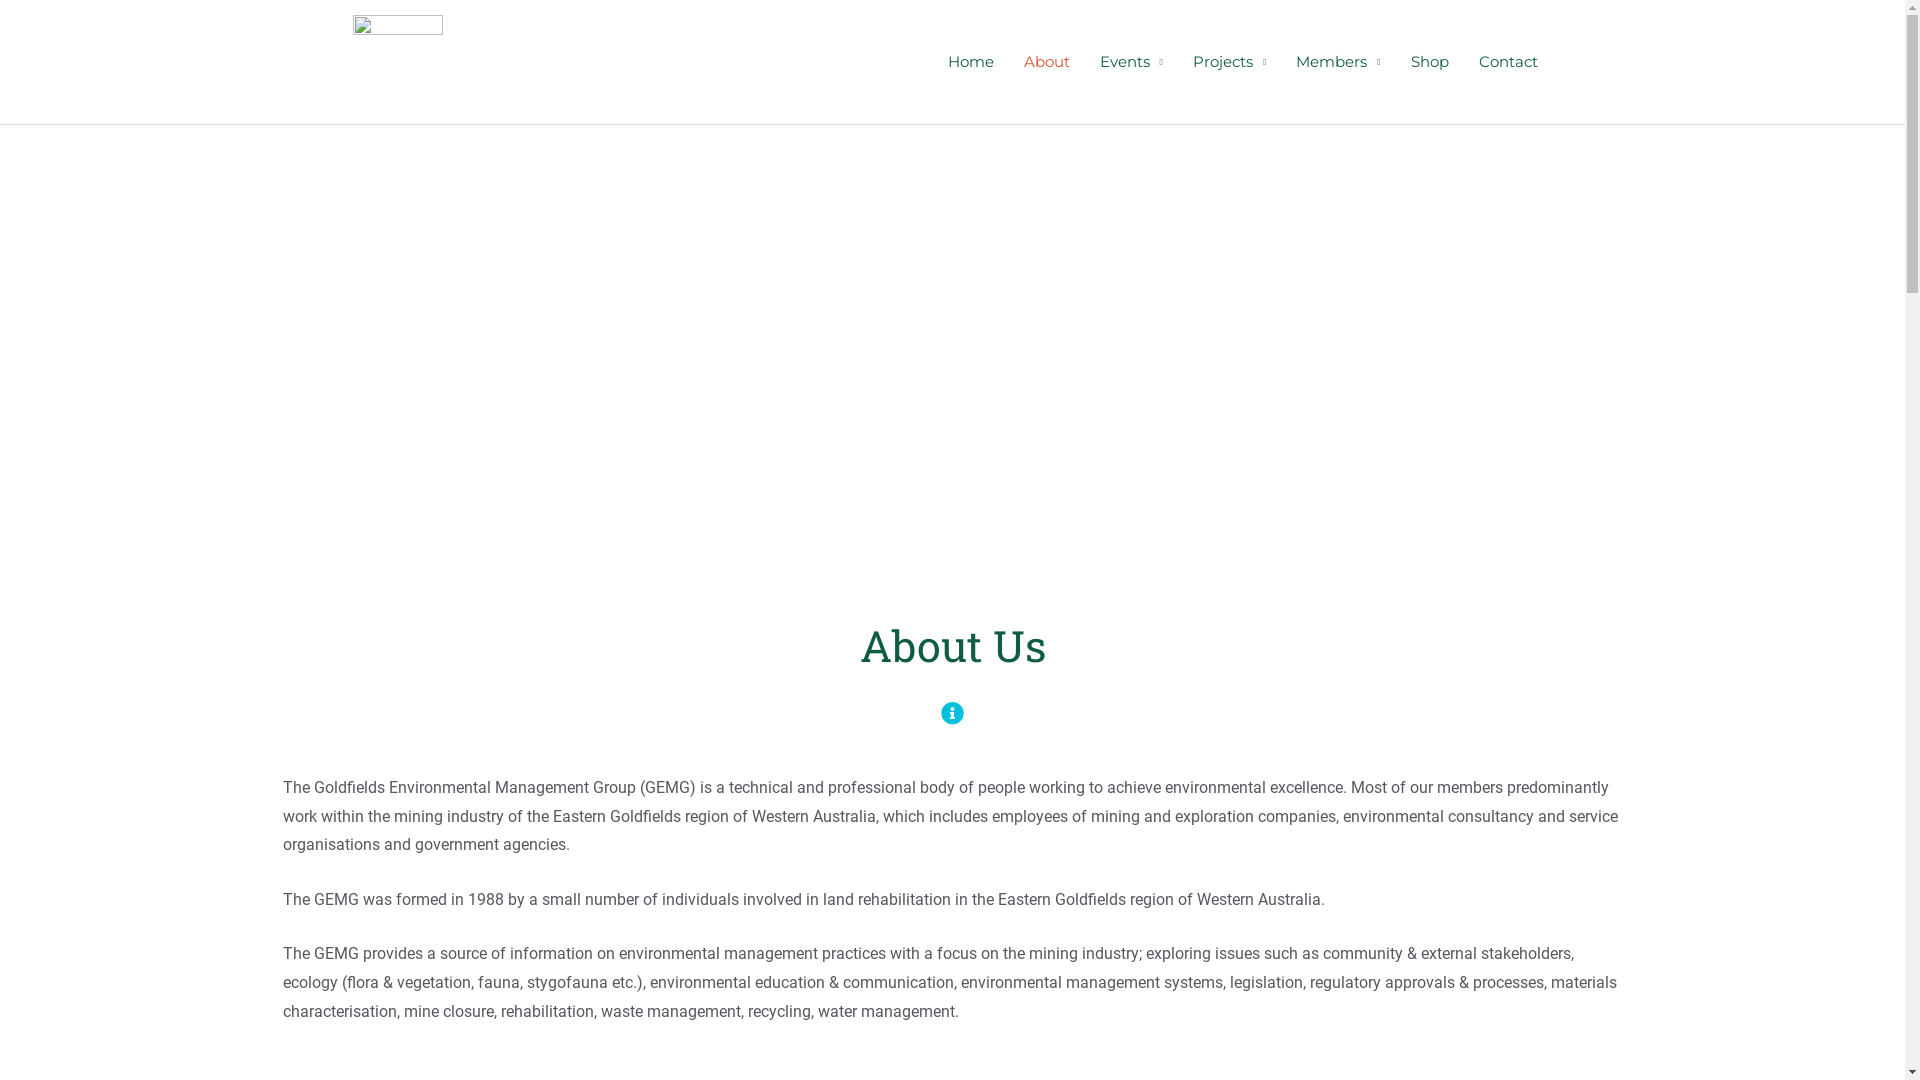 The height and width of the screenshot is (1080, 1920). Describe the element at coordinates (1338, 60) in the screenshot. I see `'Members'` at that location.